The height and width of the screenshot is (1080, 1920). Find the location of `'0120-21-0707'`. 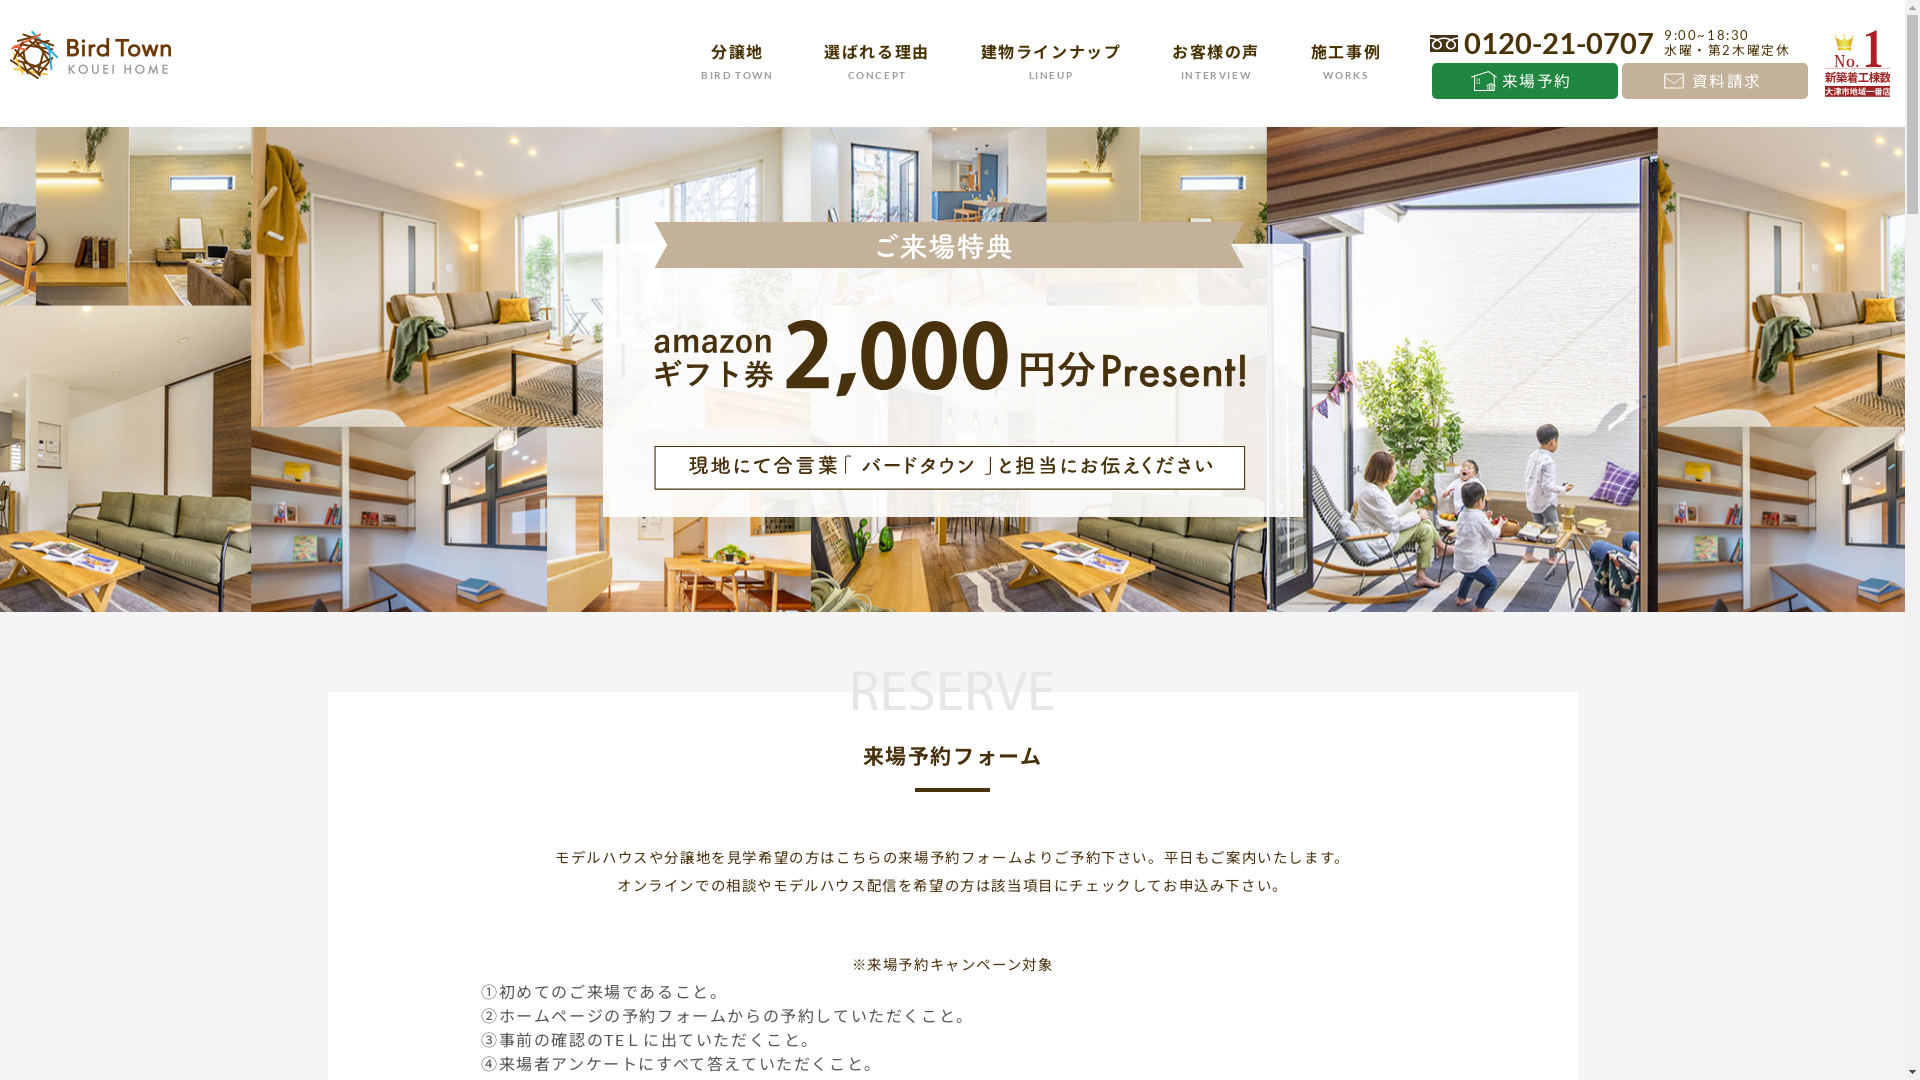

'0120-21-0707' is located at coordinates (1540, 42).